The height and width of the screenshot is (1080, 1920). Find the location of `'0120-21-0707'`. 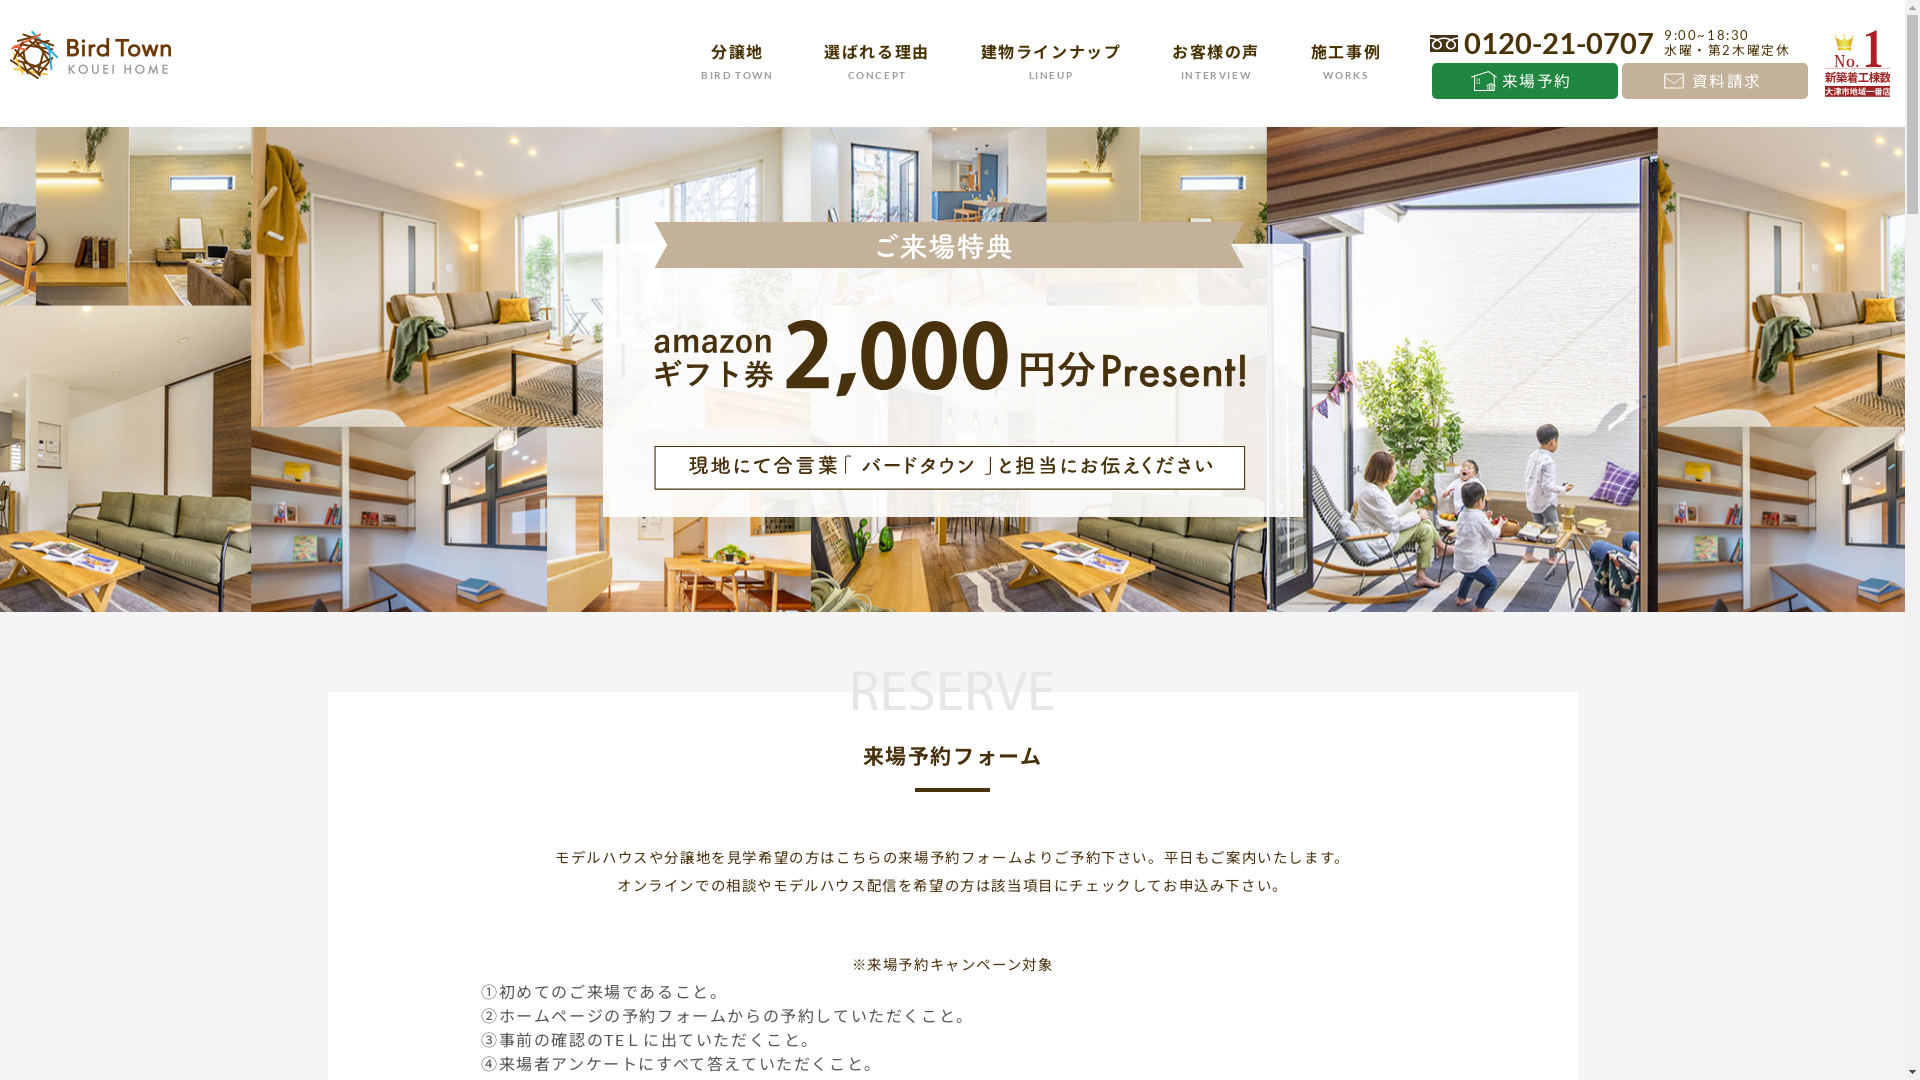

'0120-21-0707' is located at coordinates (1540, 42).